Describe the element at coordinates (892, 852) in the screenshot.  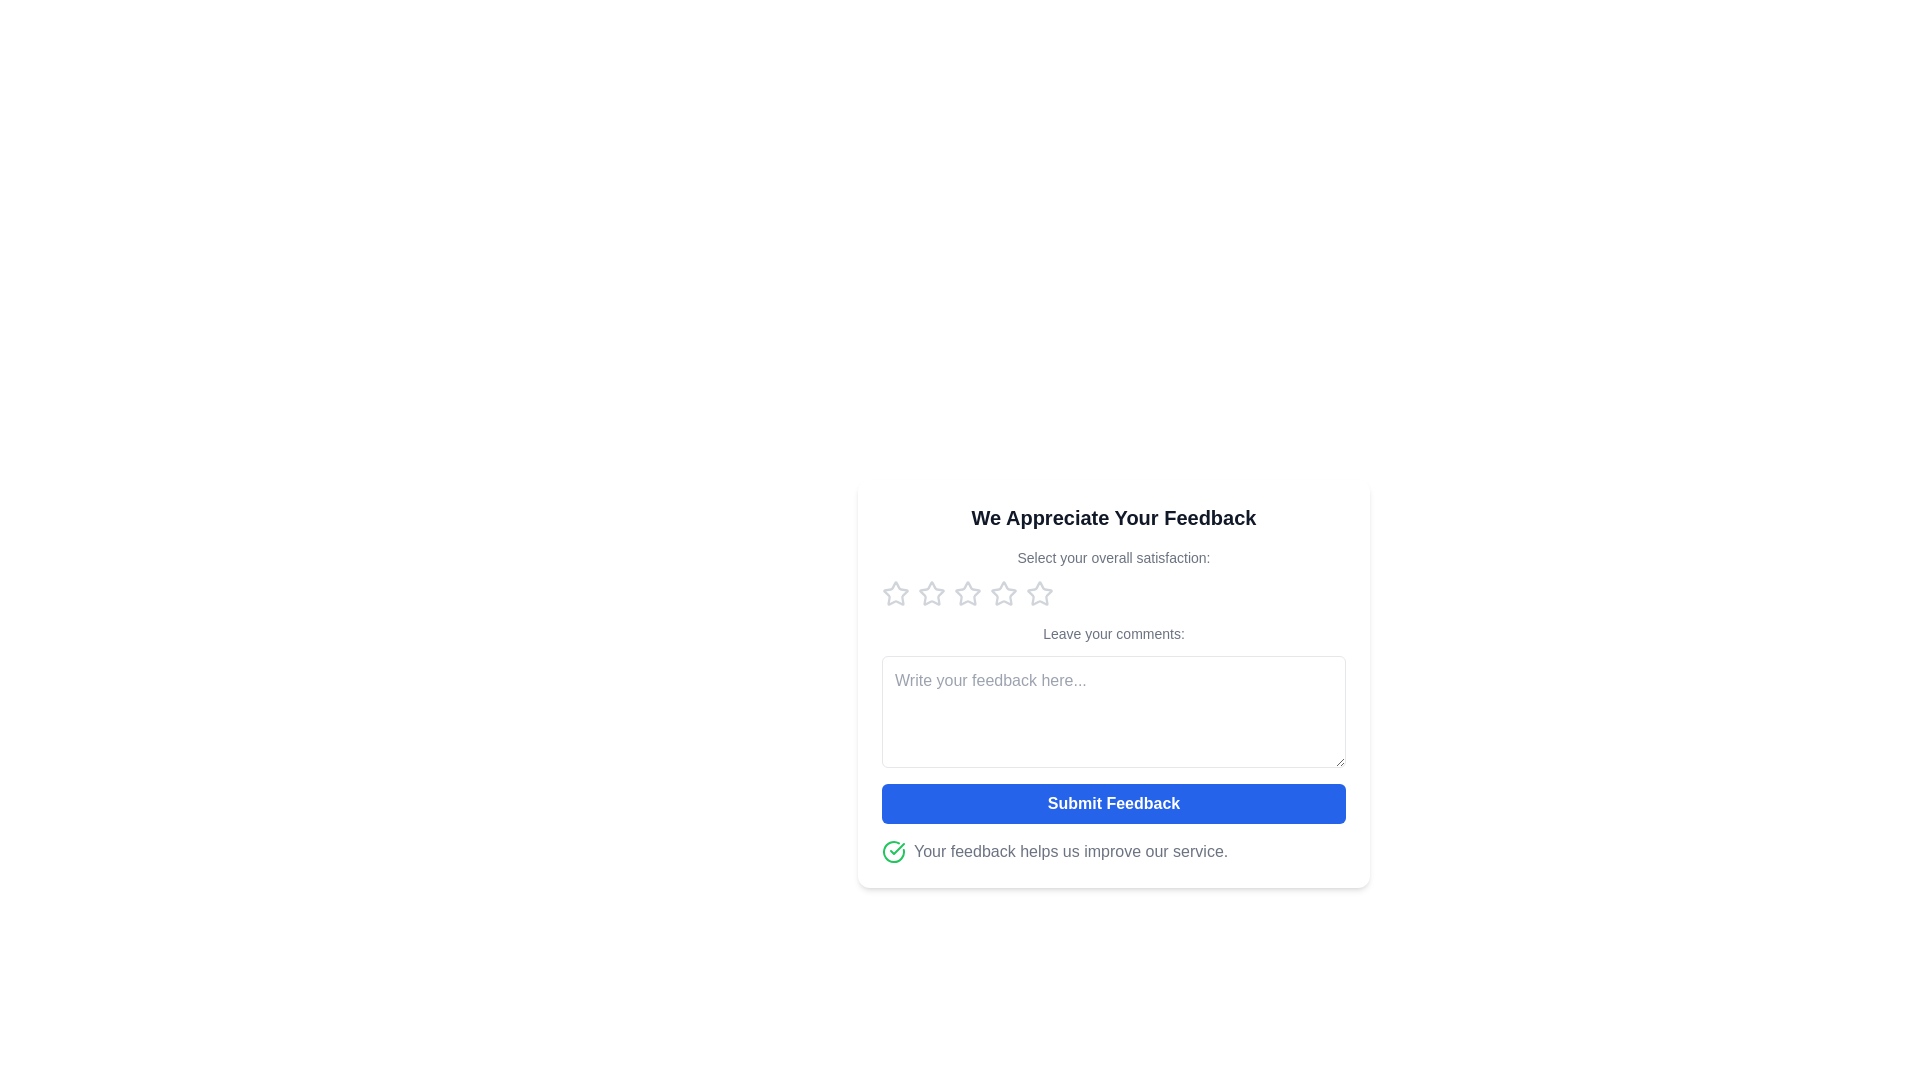
I see `the green circular vector graphic icon located near the lower-left corner of the feedback box, beside the text 'Your feedback helps us.'` at that location.